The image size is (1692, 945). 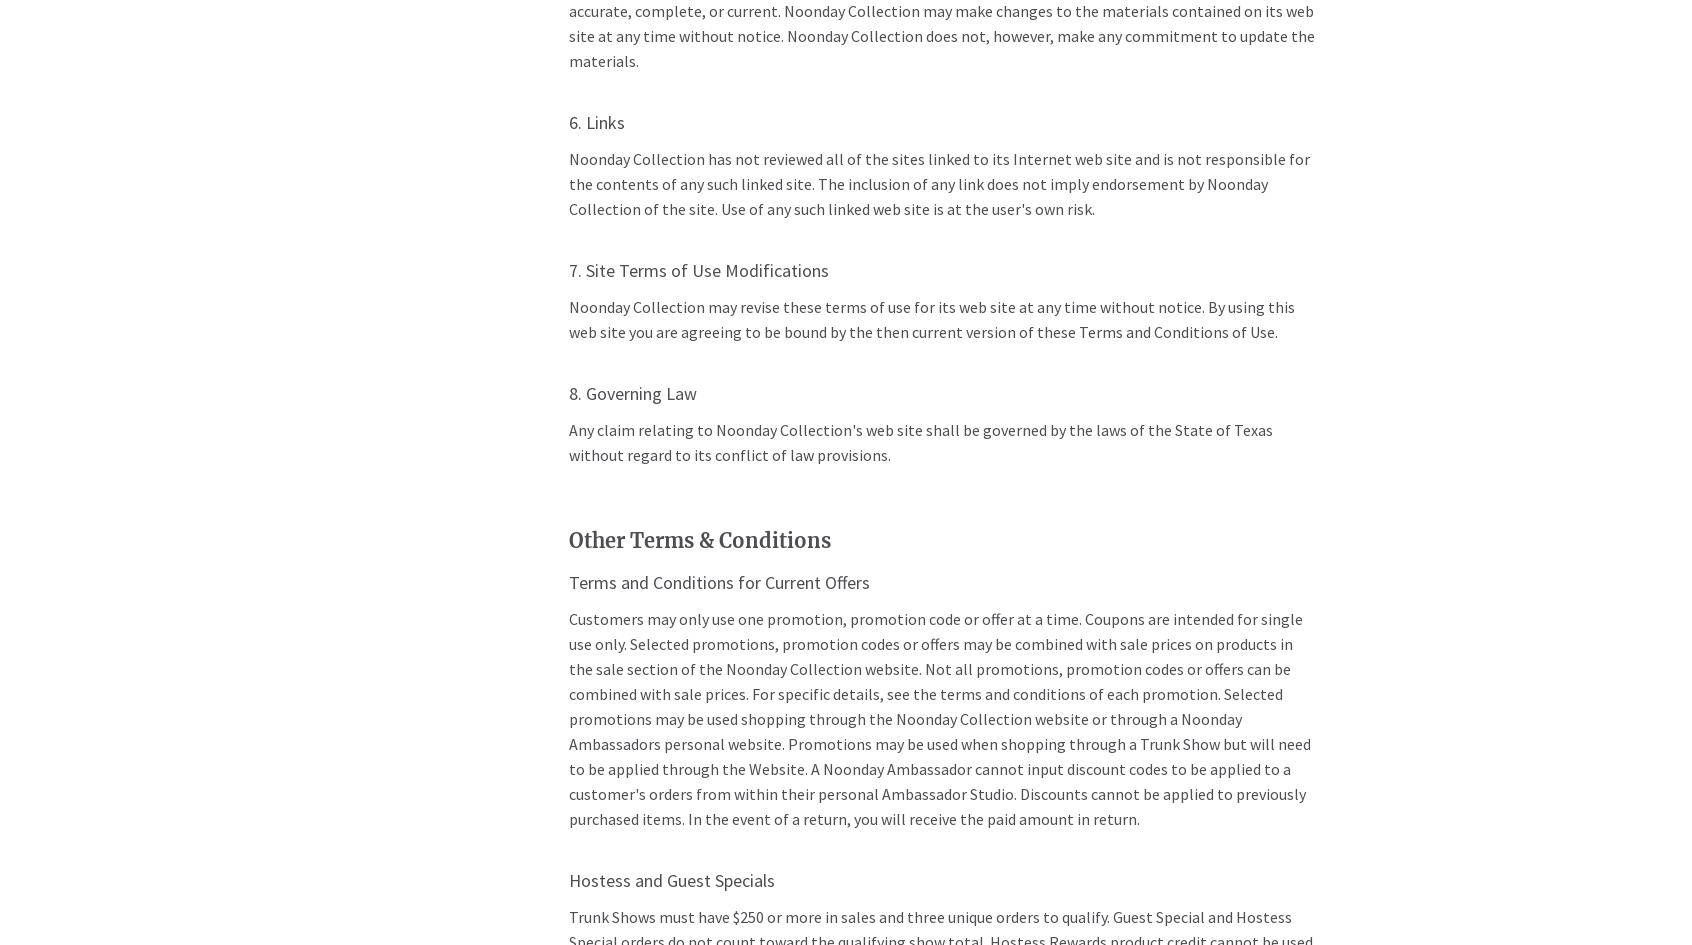 What do you see at coordinates (594, 121) in the screenshot?
I see `'6. Links'` at bounding box center [594, 121].